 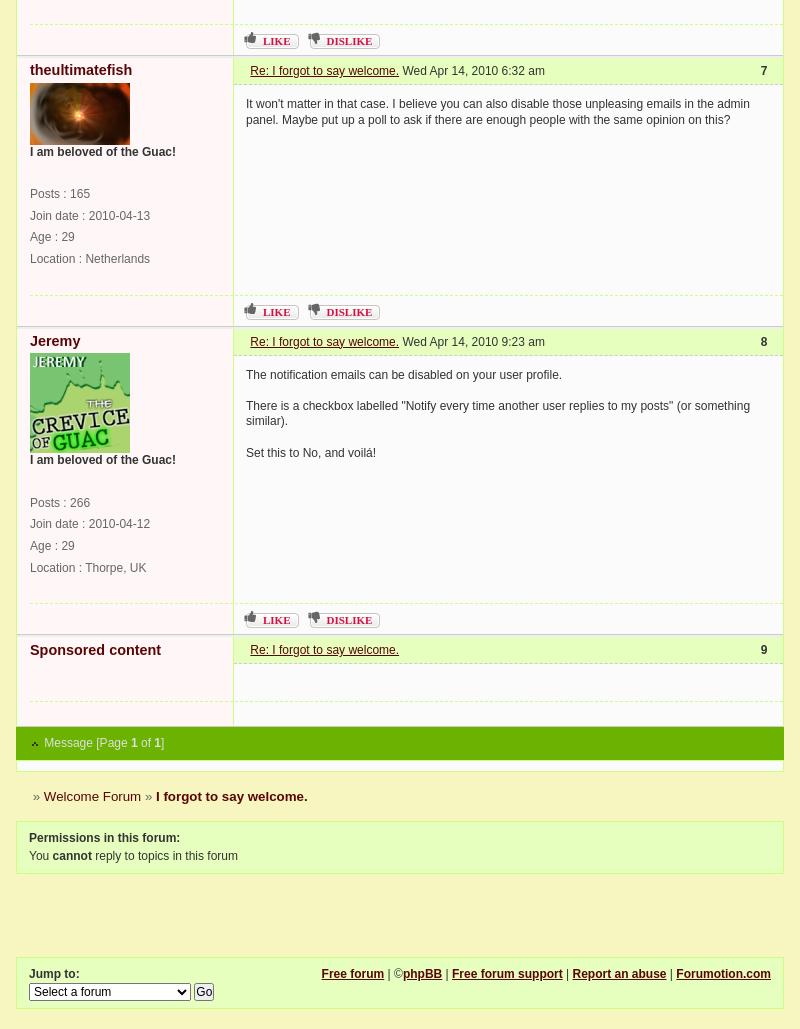 What do you see at coordinates (116, 257) in the screenshot?
I see `'Netherlands'` at bounding box center [116, 257].